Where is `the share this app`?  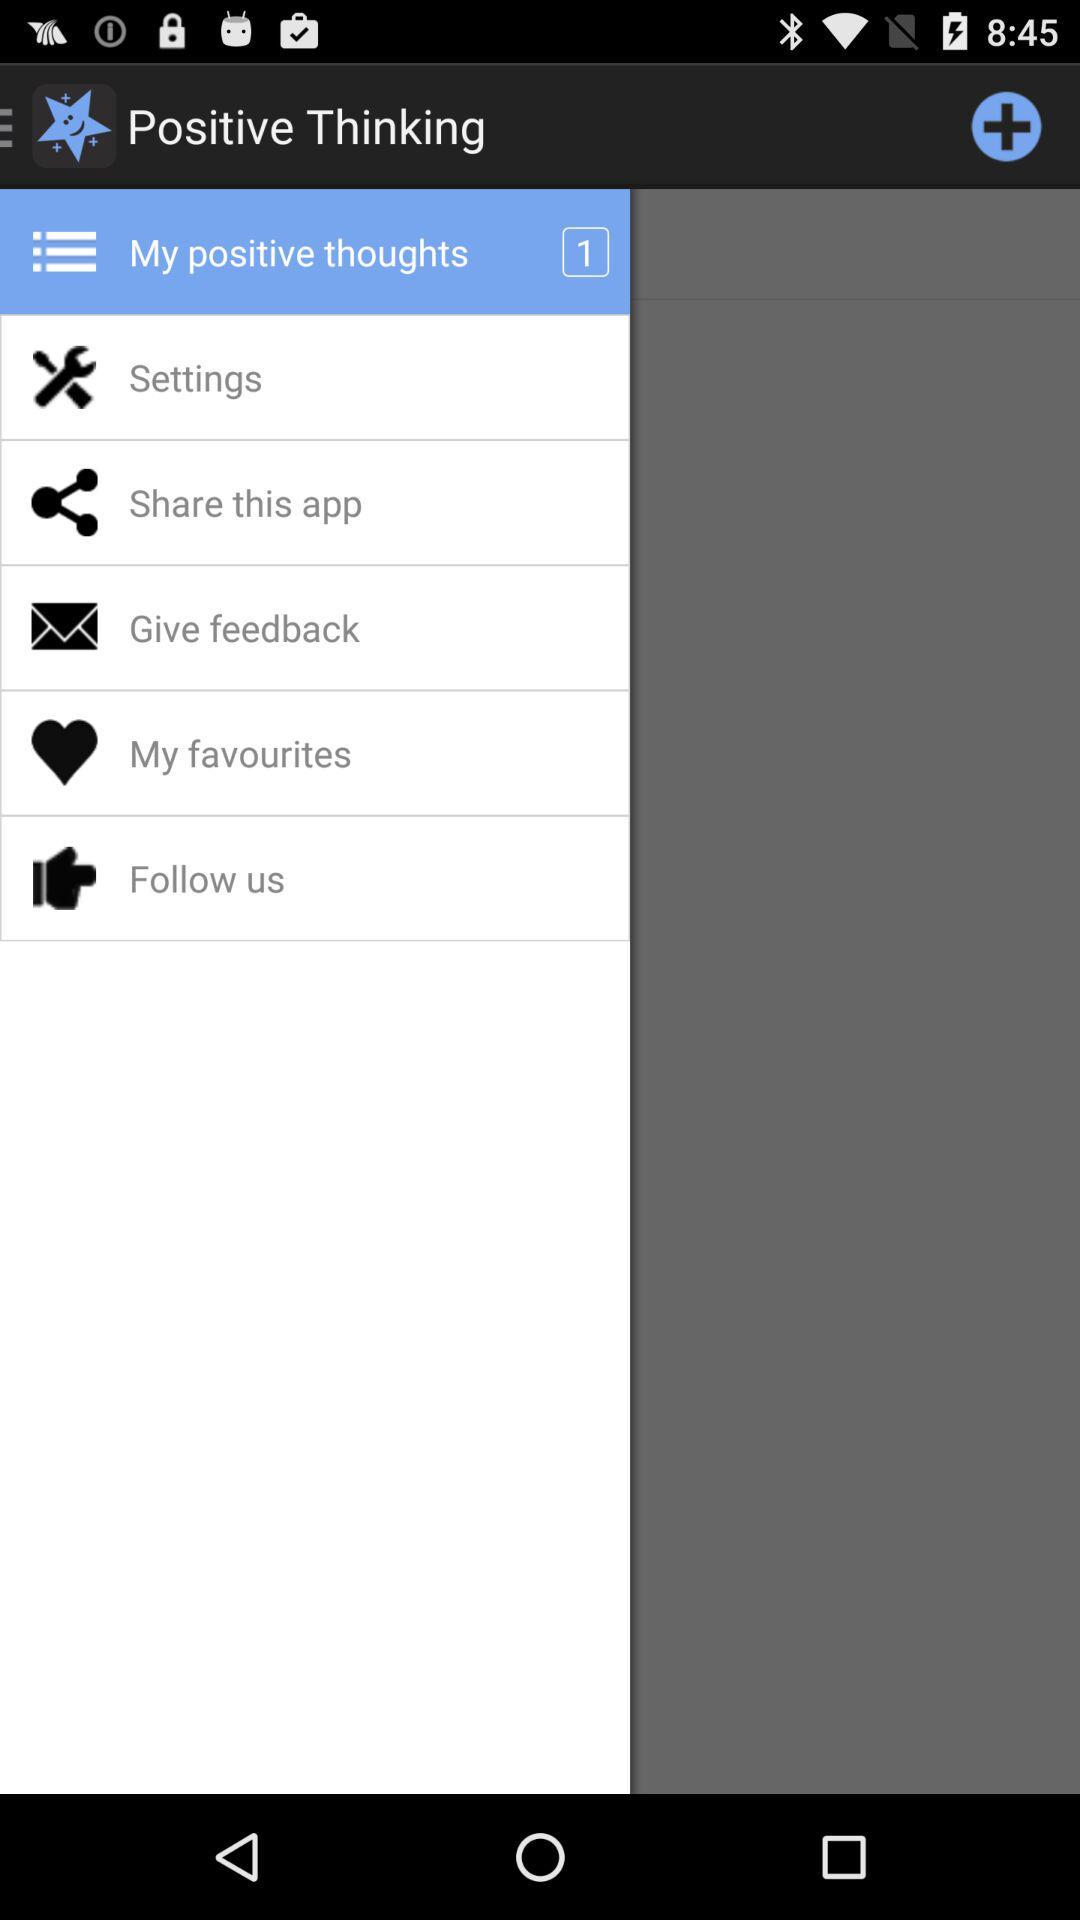 the share this app is located at coordinates (298, 502).